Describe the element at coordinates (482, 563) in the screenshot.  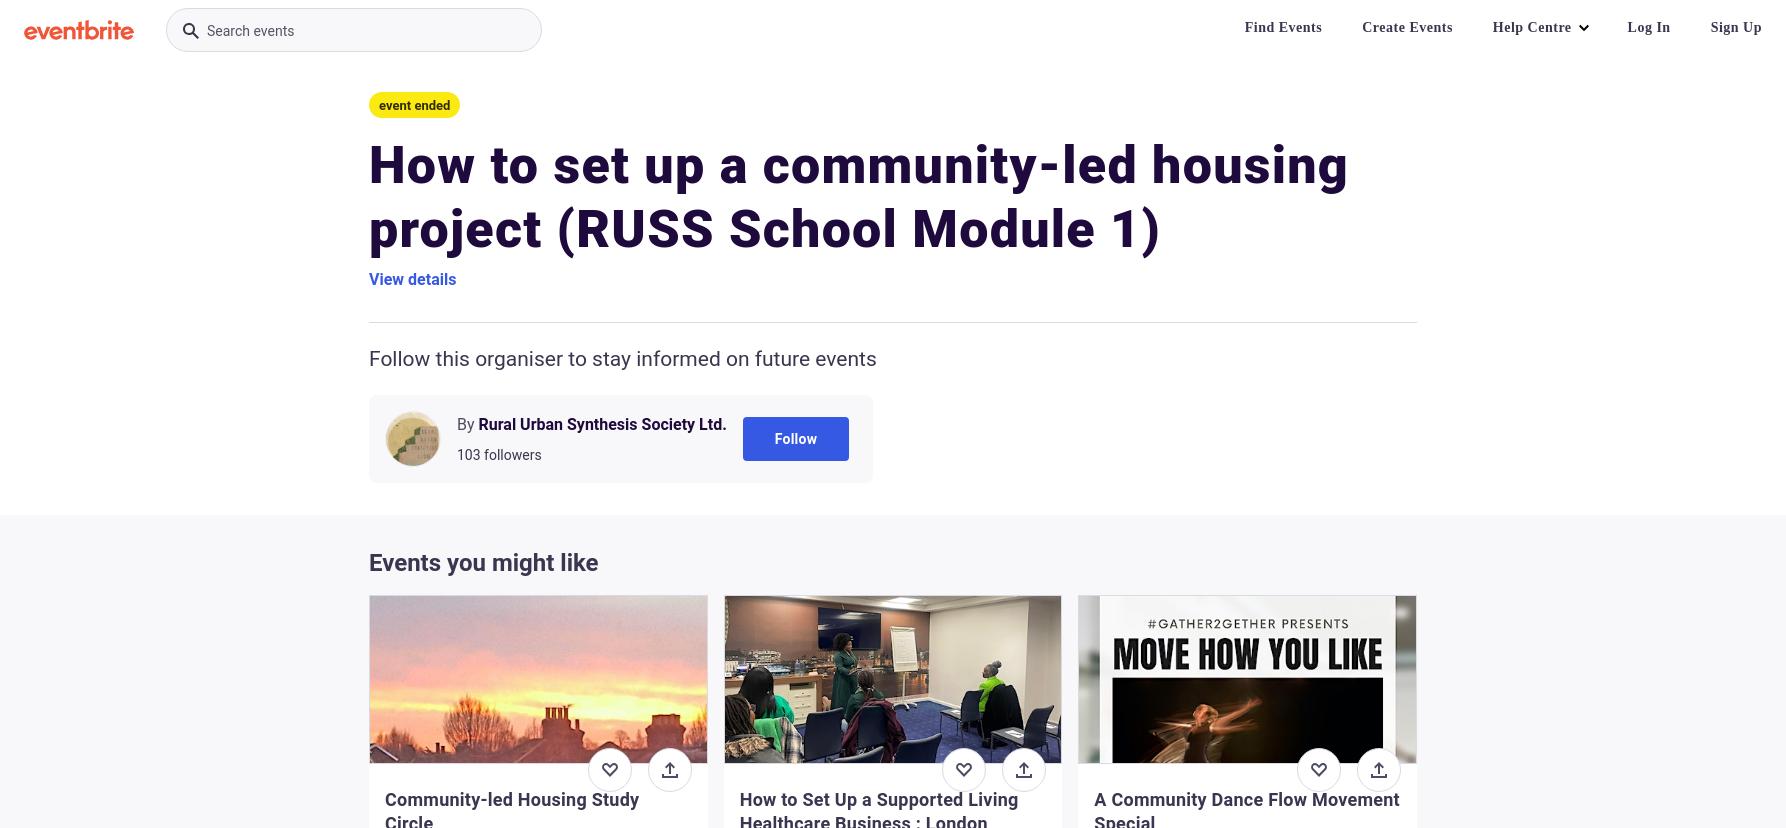
I see `'Events you might like'` at that location.